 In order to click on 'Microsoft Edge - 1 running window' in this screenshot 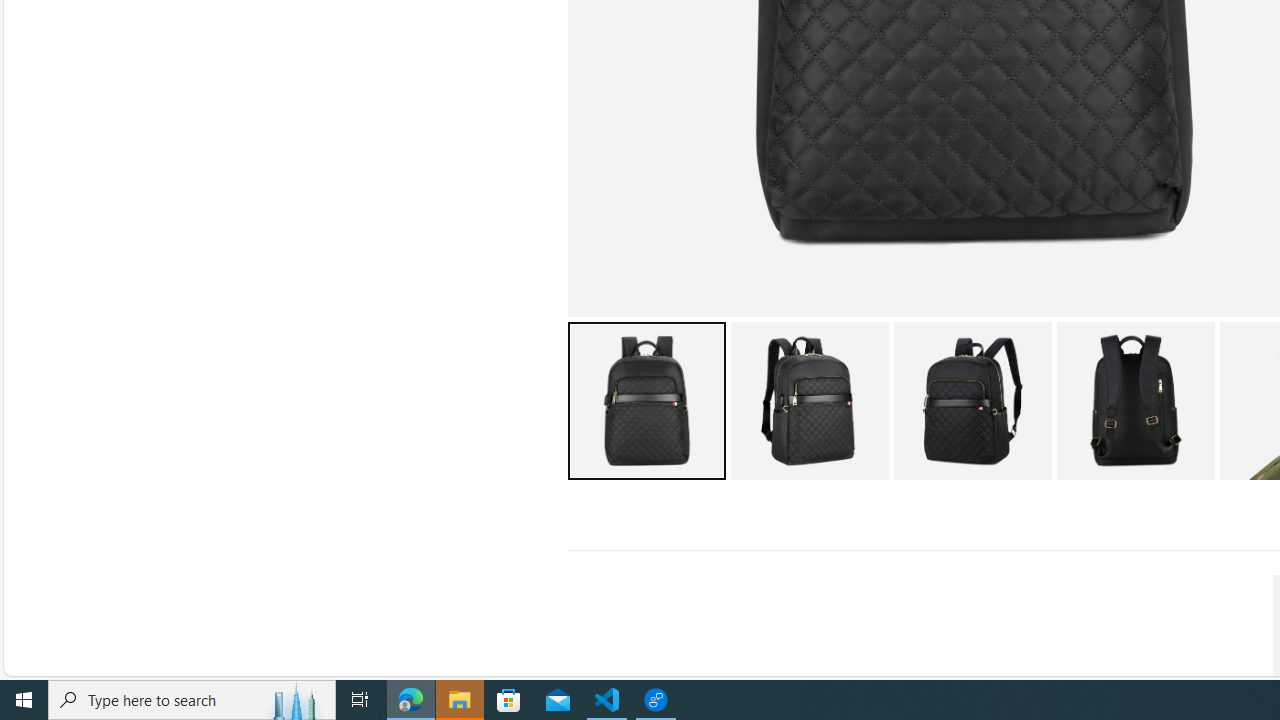, I will do `click(410, 698)`.